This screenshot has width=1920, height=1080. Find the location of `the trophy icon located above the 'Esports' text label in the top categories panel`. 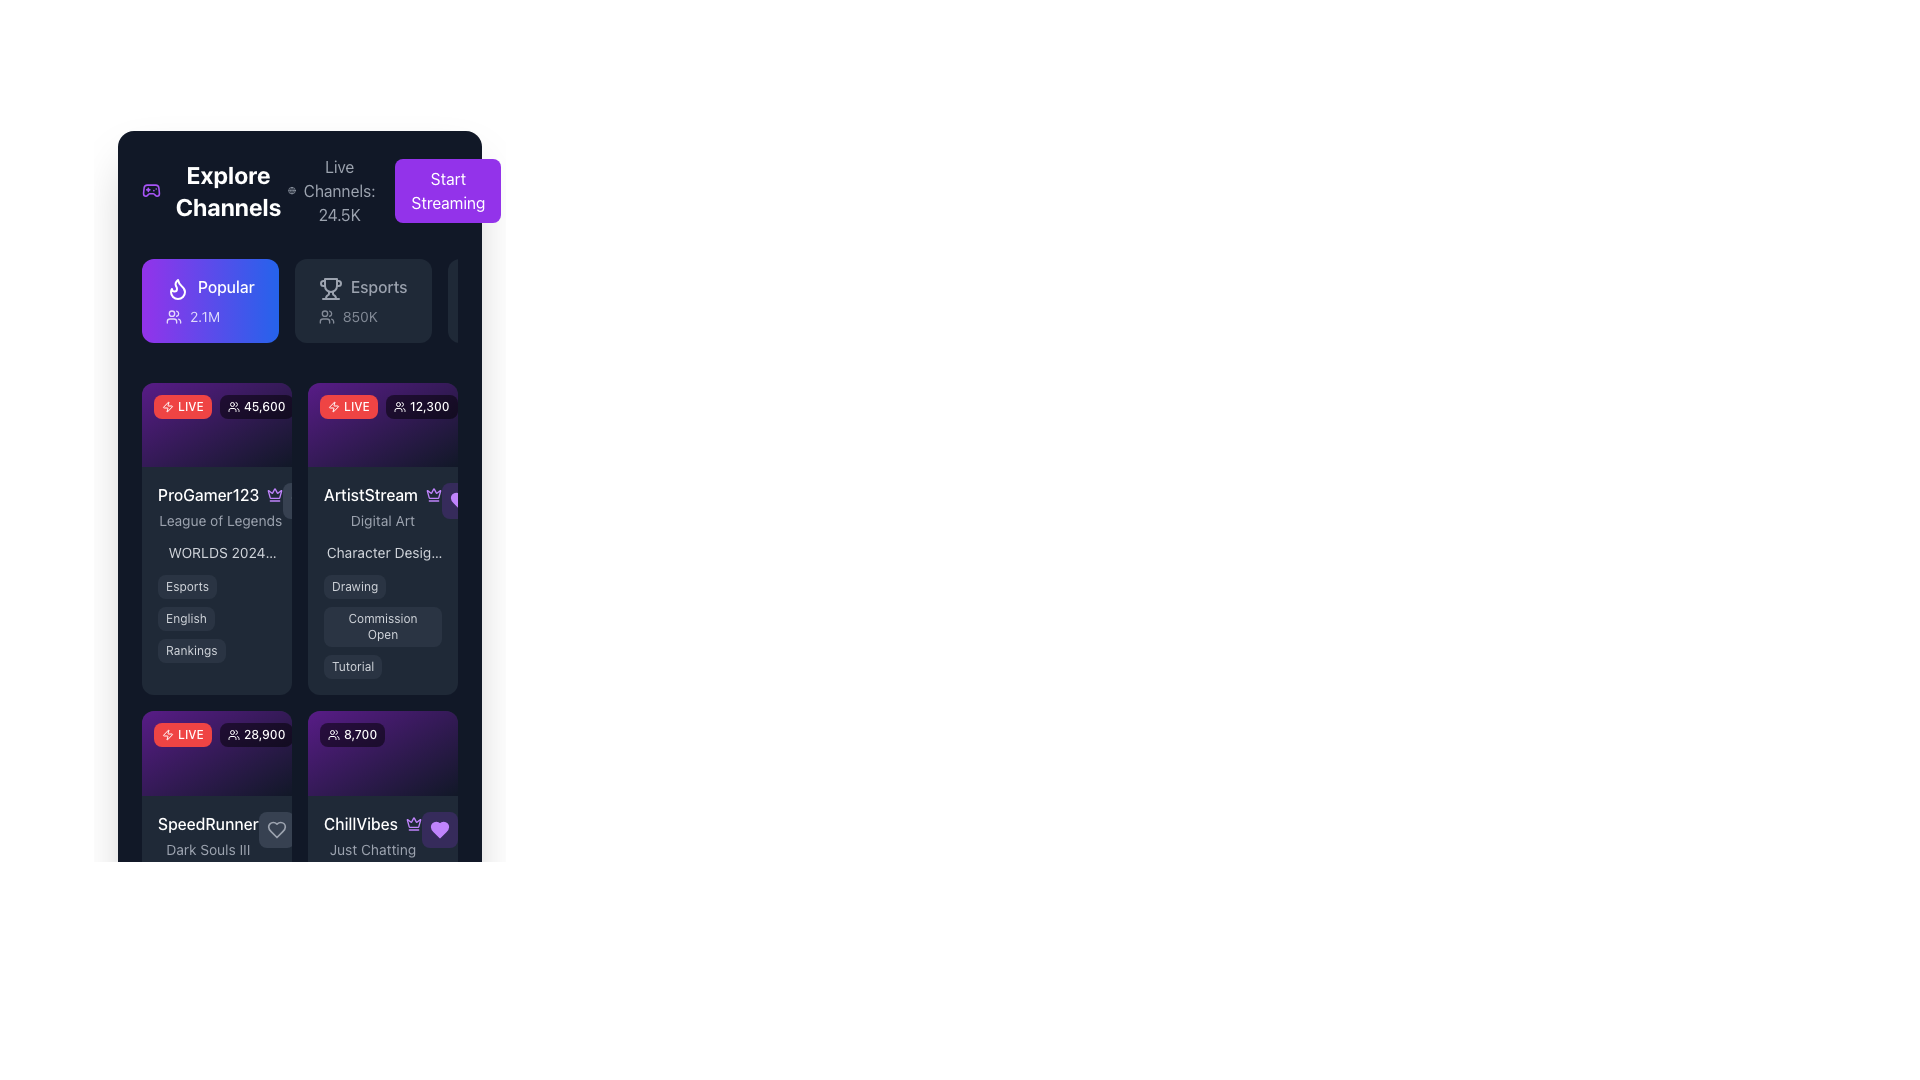

the trophy icon located above the 'Esports' text label in the top categories panel is located at coordinates (330, 289).